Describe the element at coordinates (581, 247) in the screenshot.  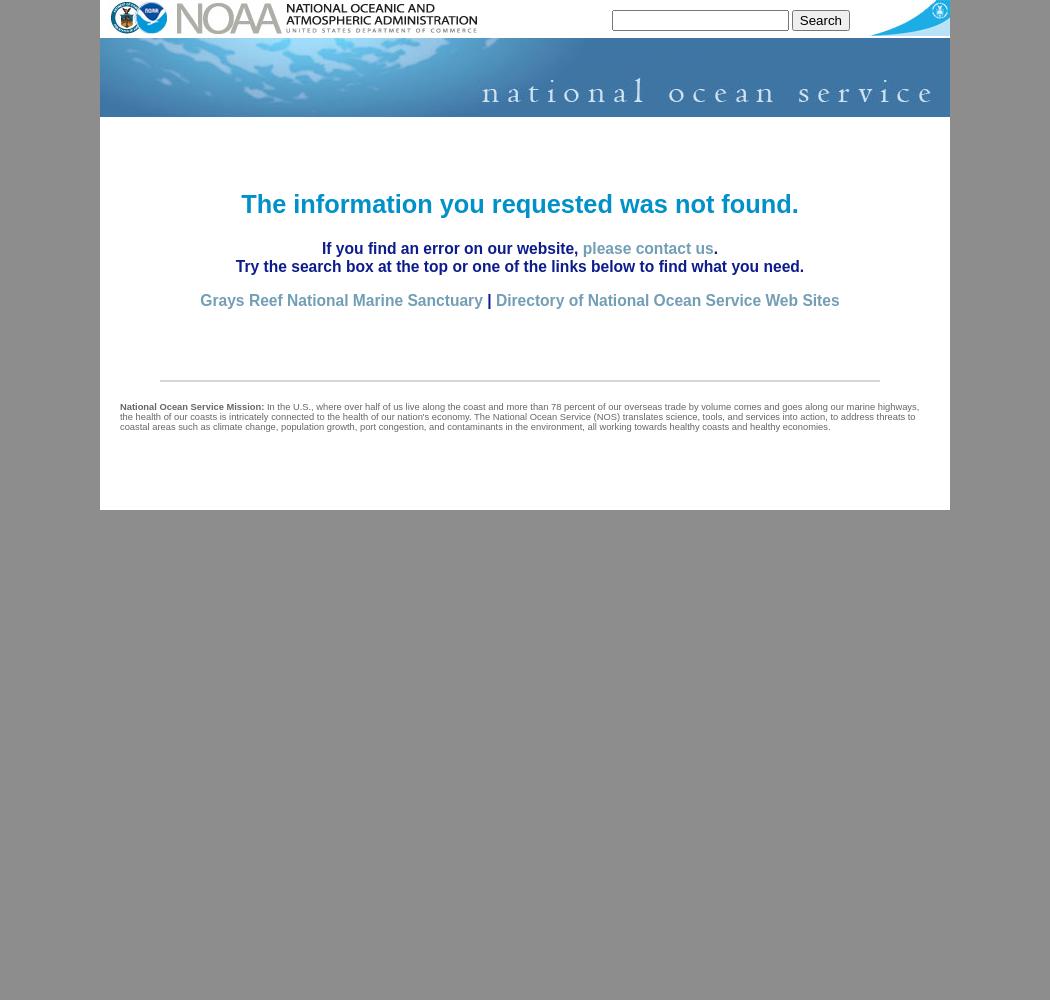
I see `'please contact us'` at that location.